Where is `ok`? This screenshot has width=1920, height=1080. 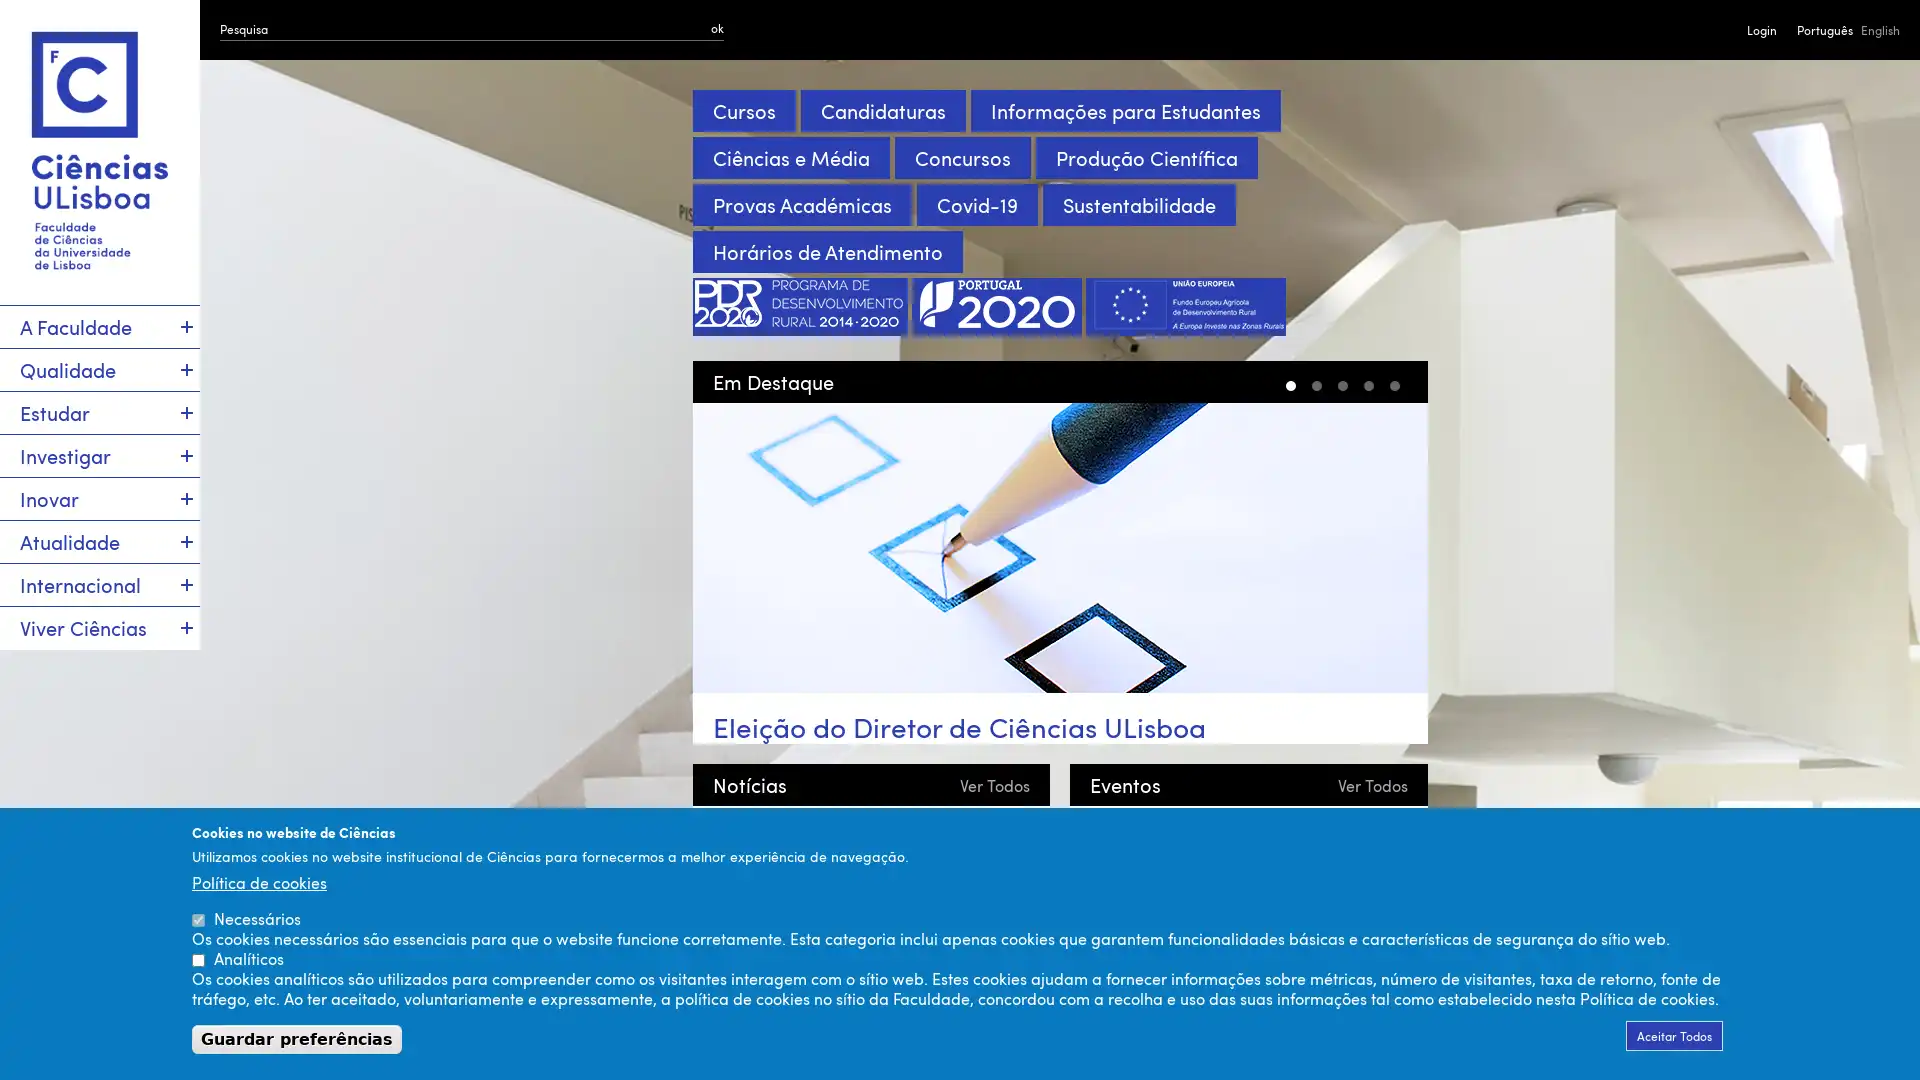 ok is located at coordinates (717, 27).